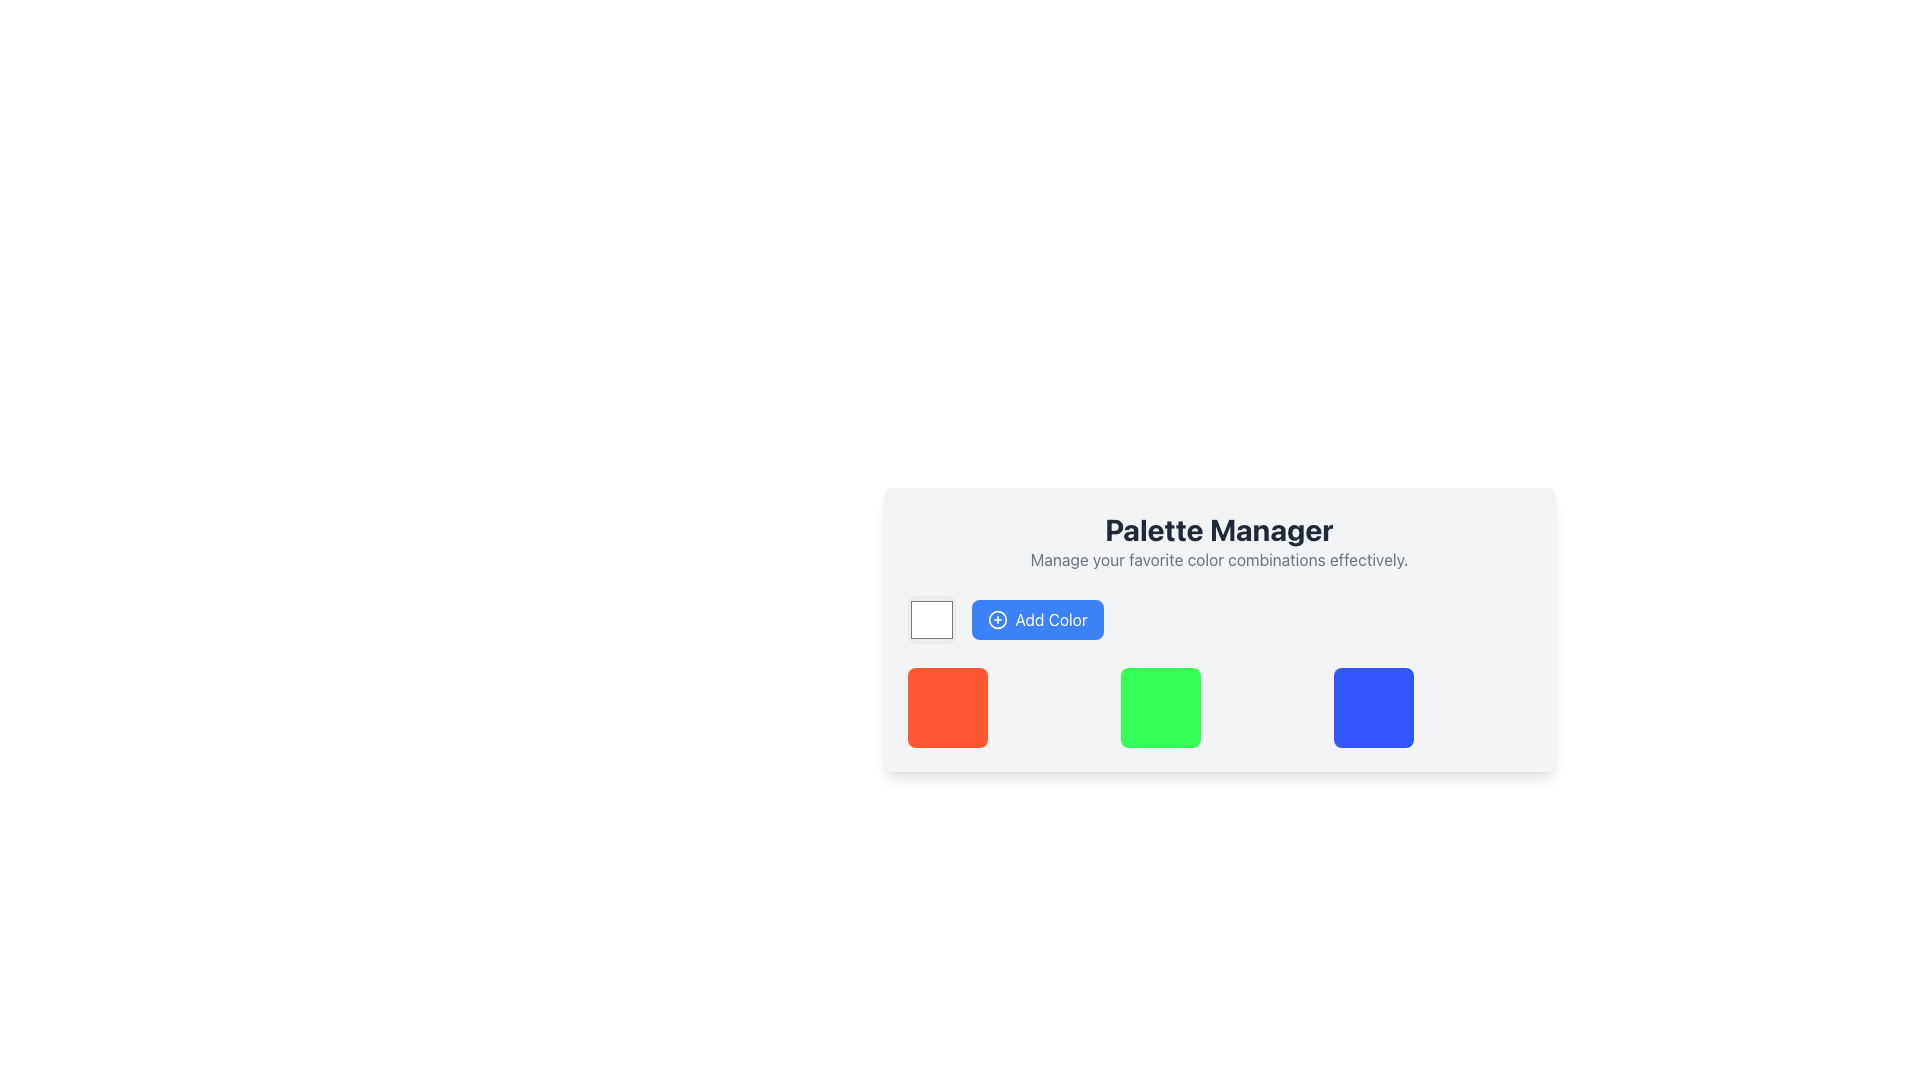 The height and width of the screenshot is (1080, 1920). Describe the element at coordinates (1160, 707) in the screenshot. I see `the second color option in the palette` at that location.